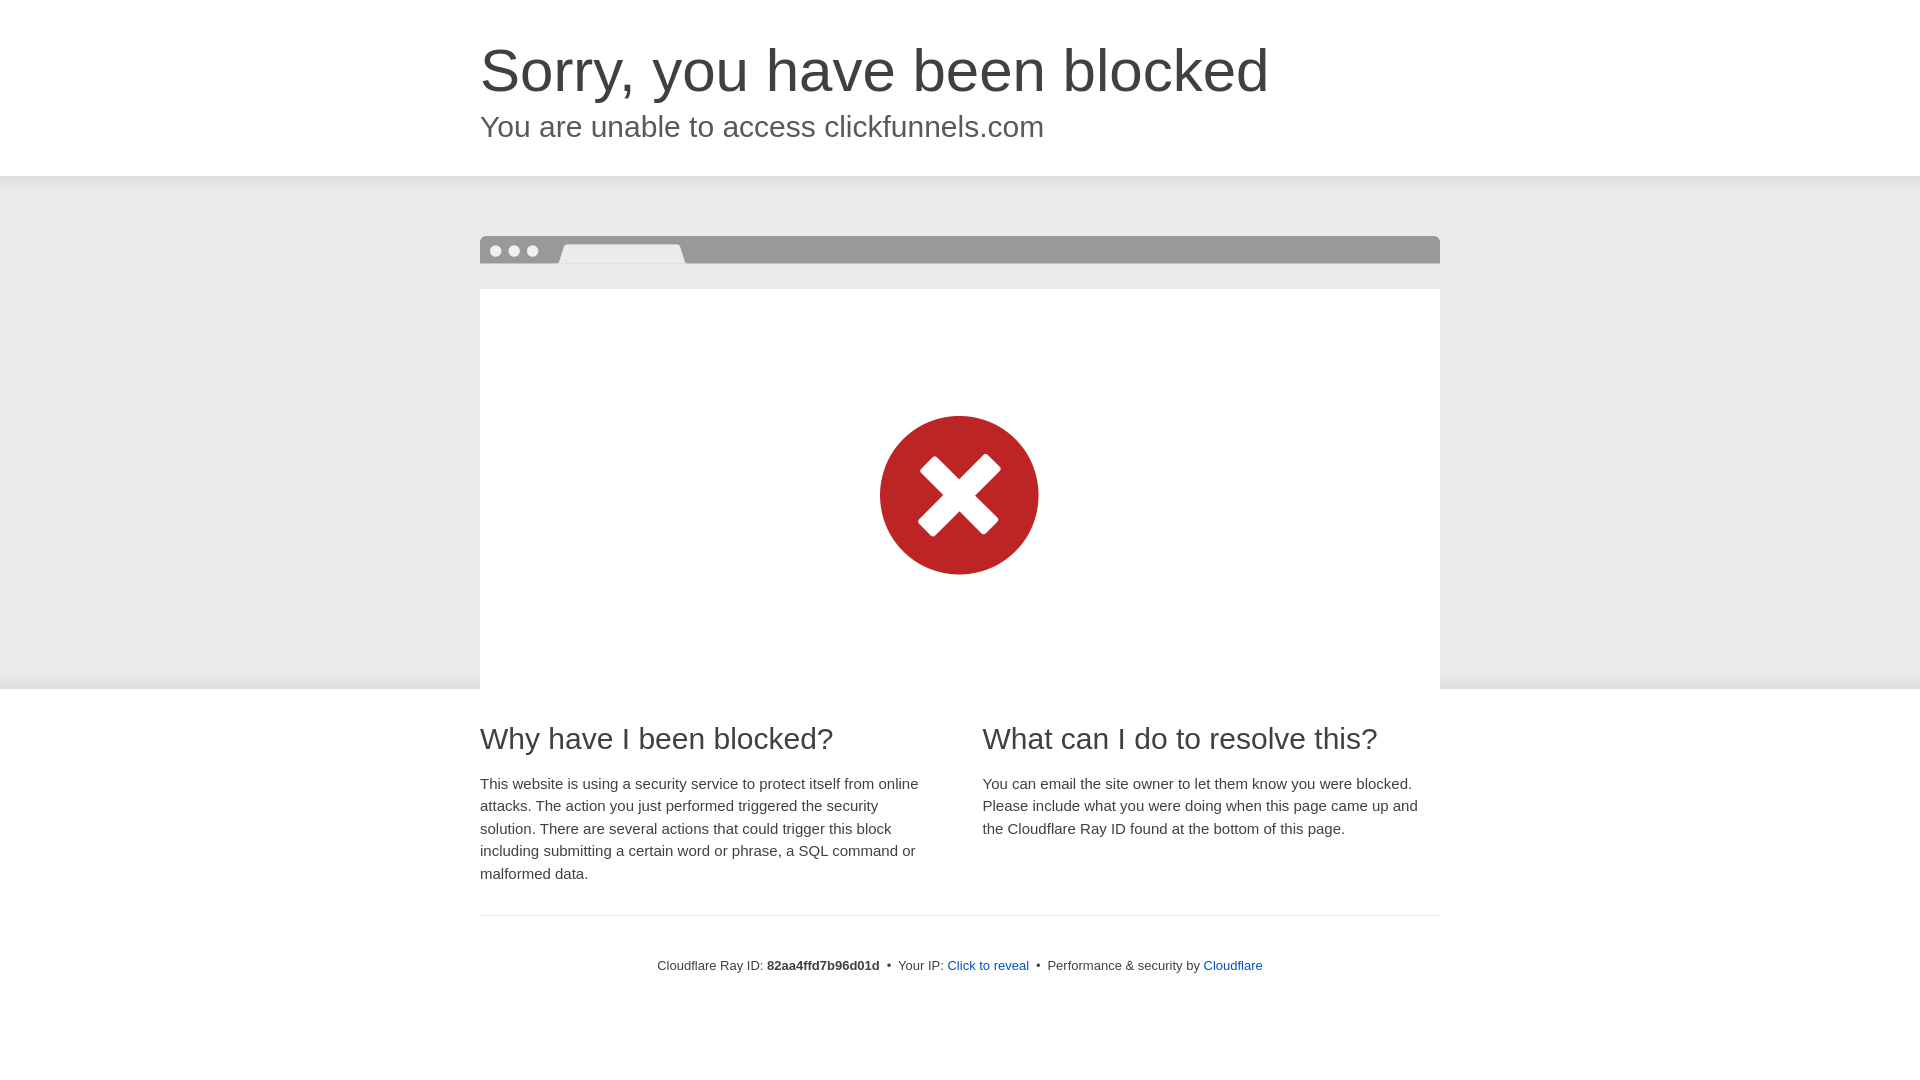  Describe the element at coordinates (988, 964) in the screenshot. I see `'Click to reveal'` at that location.